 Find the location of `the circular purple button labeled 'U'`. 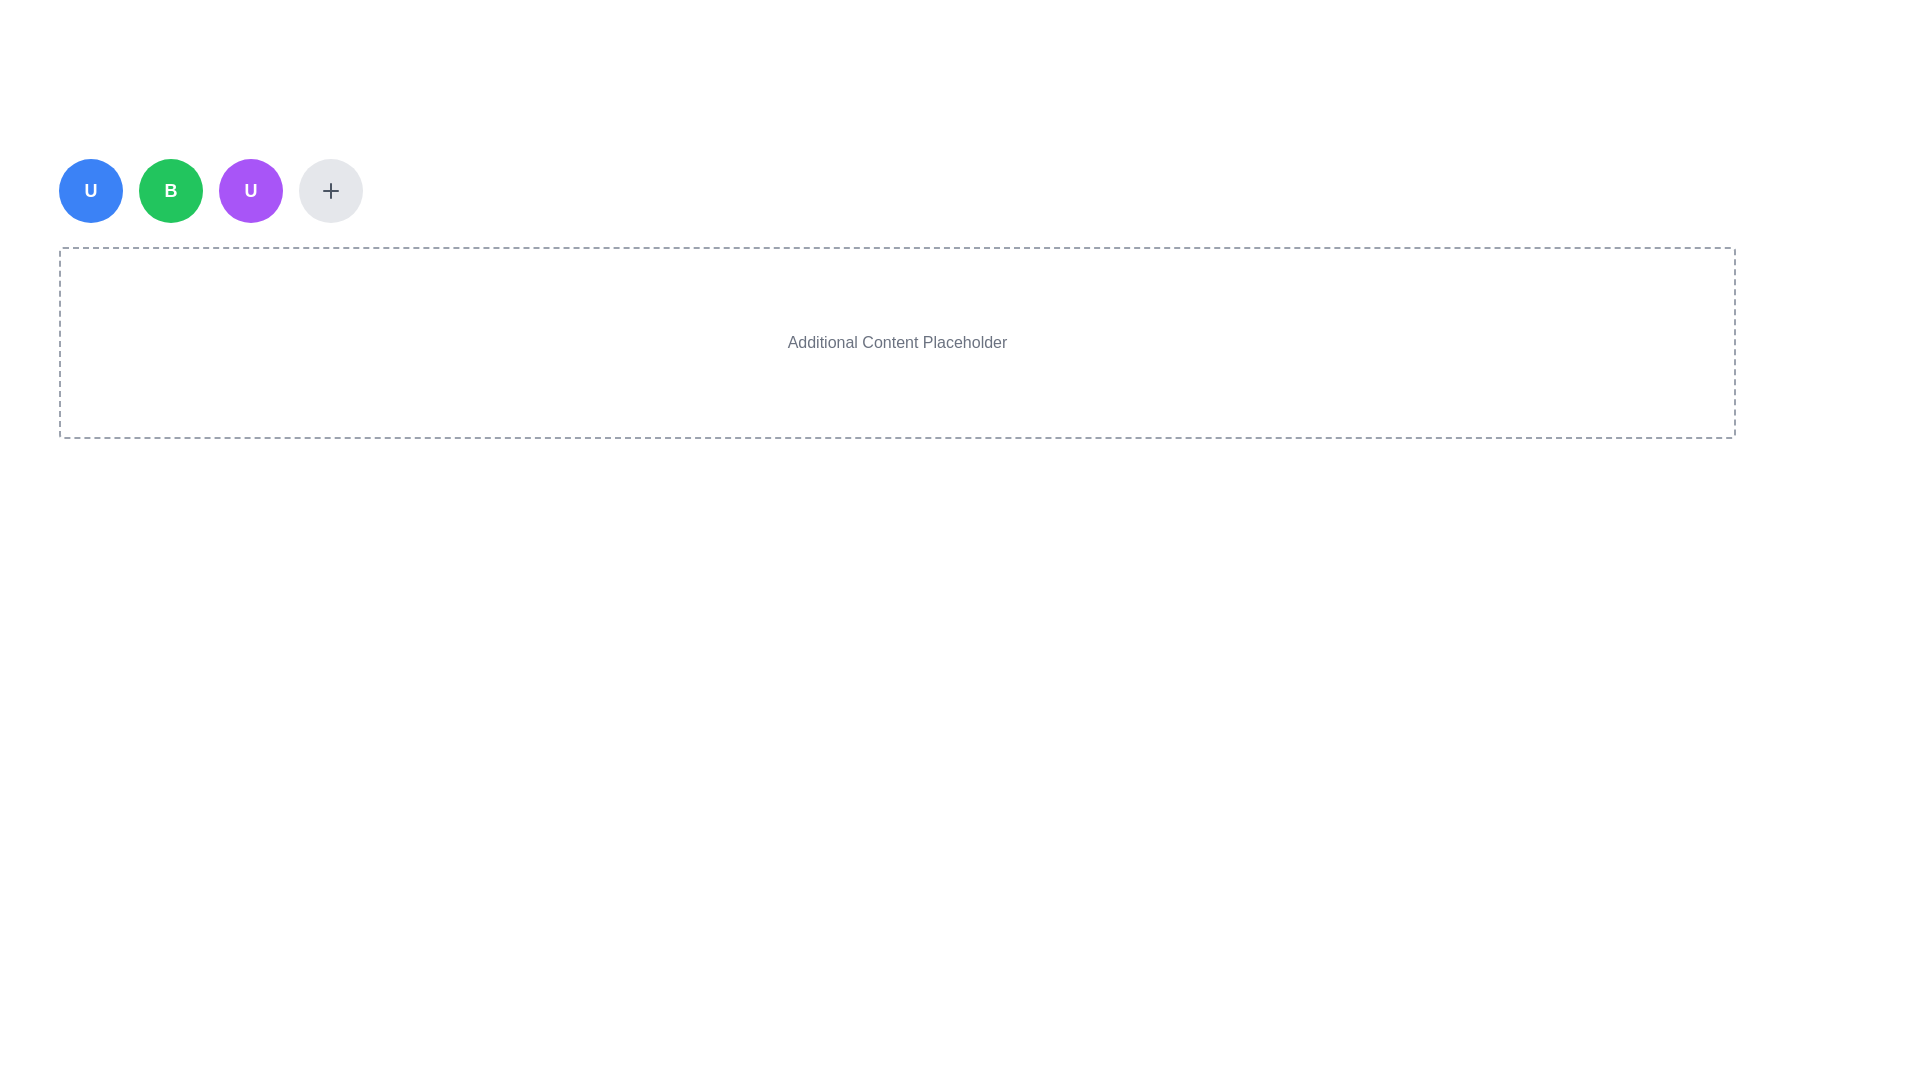

the circular purple button labeled 'U' is located at coordinates (249, 249).